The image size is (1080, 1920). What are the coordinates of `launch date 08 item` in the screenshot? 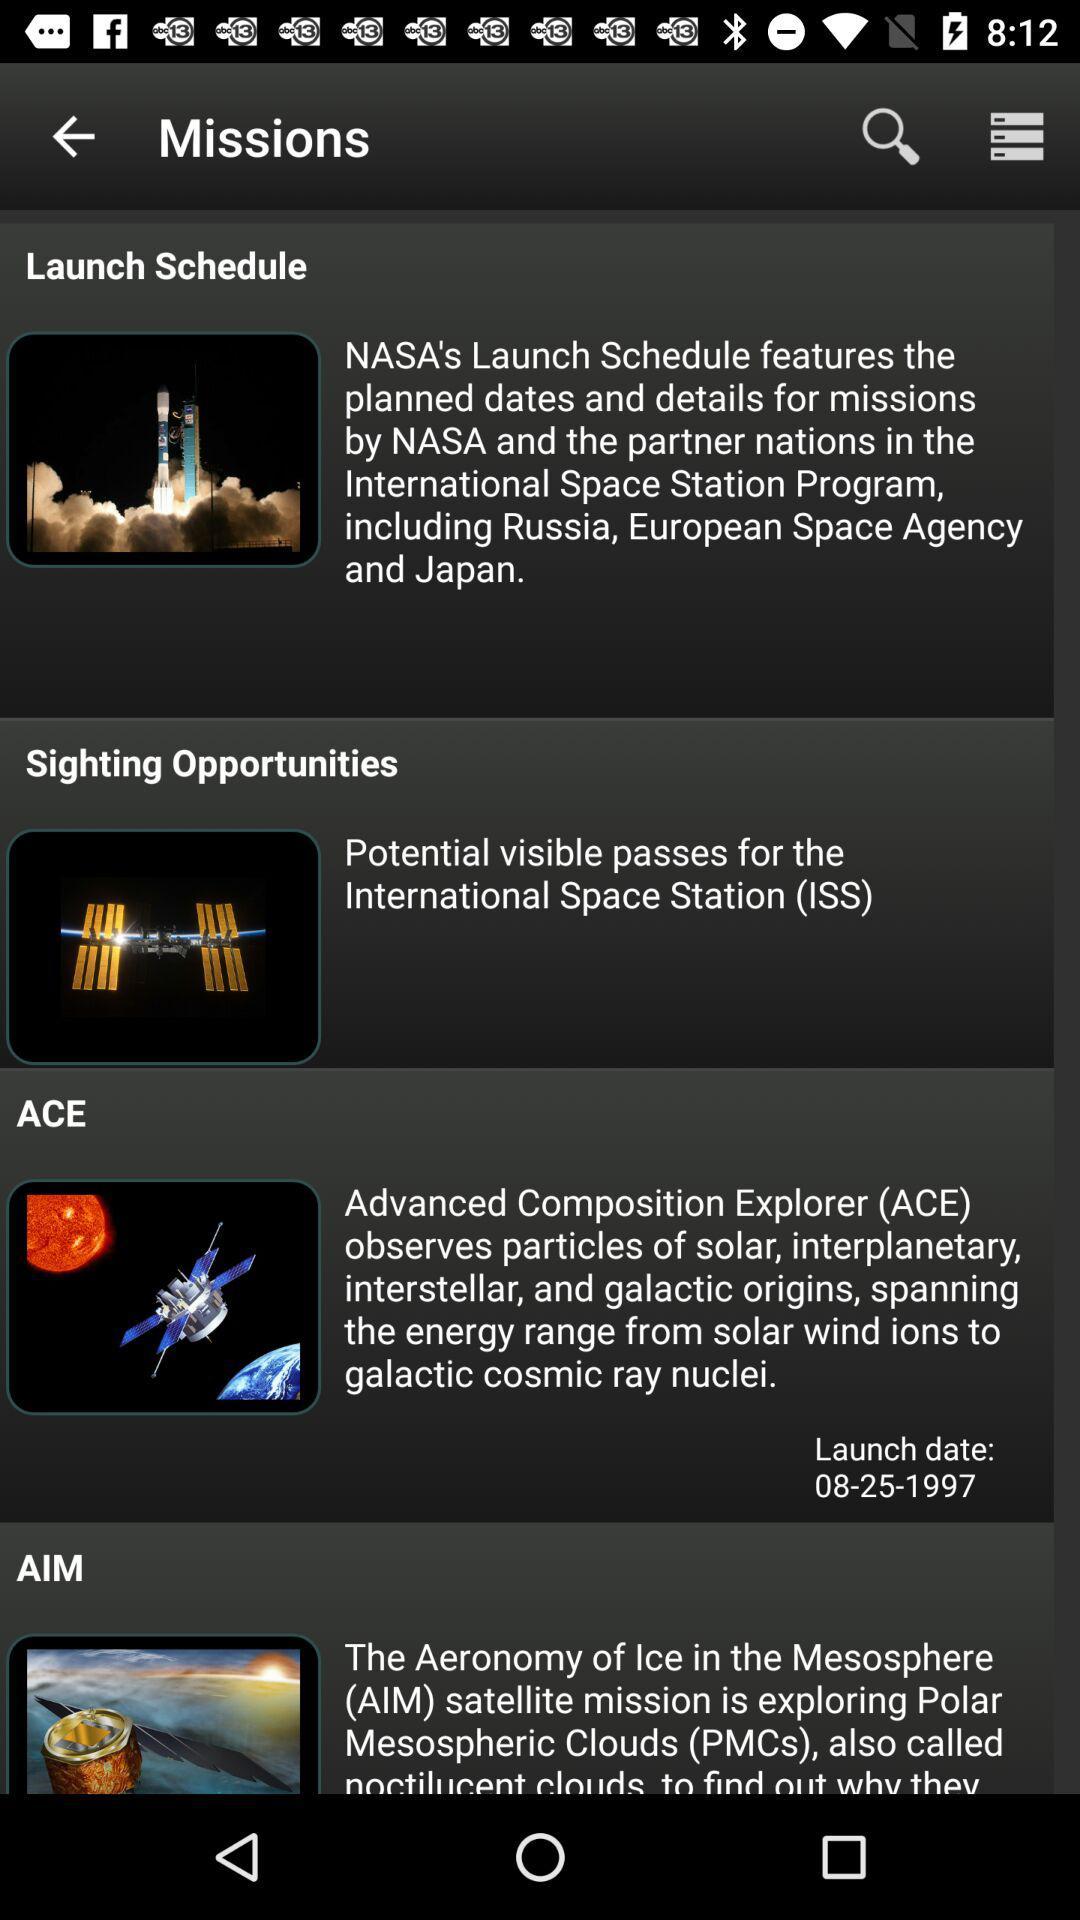 It's located at (919, 1473).